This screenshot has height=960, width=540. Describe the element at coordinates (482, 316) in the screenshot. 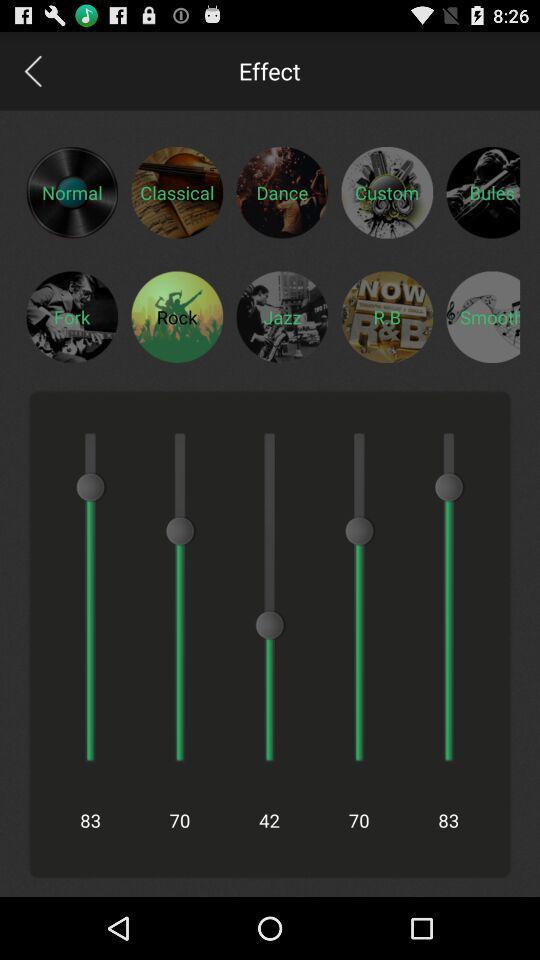

I see `option` at that location.